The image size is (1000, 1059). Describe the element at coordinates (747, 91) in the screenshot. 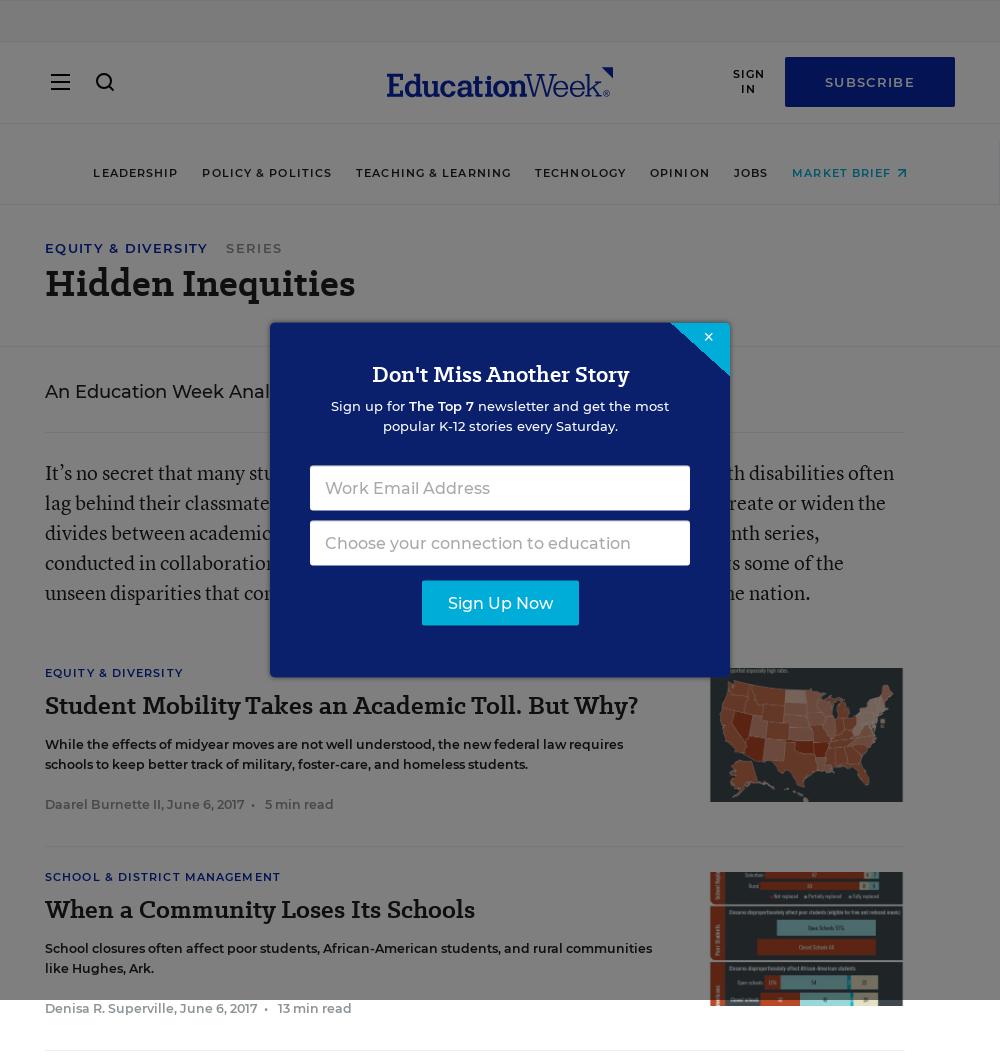

I see `'Sign In'` at that location.